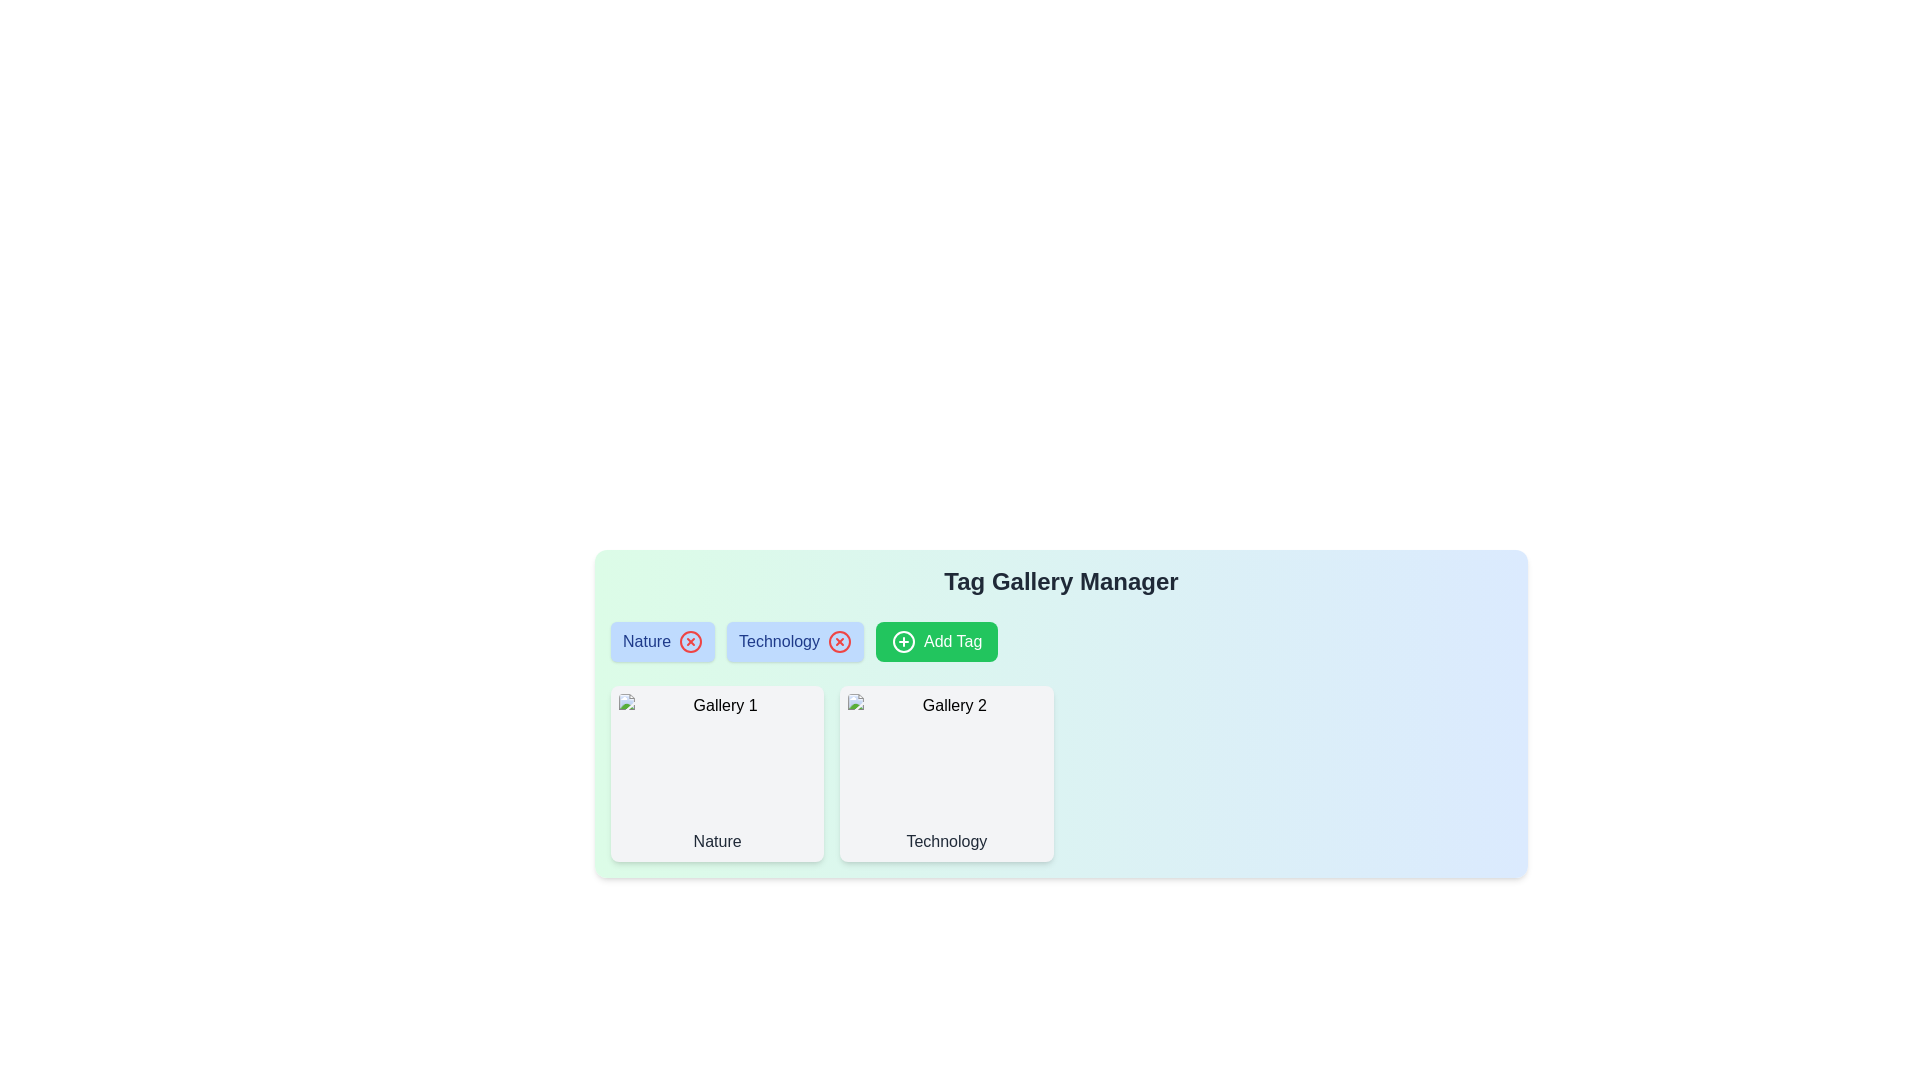 The width and height of the screenshot is (1920, 1080). Describe the element at coordinates (717, 841) in the screenshot. I see `text label displaying 'Nature' which is centered beneath the 'Gallery 1' image in a card-like area` at that location.